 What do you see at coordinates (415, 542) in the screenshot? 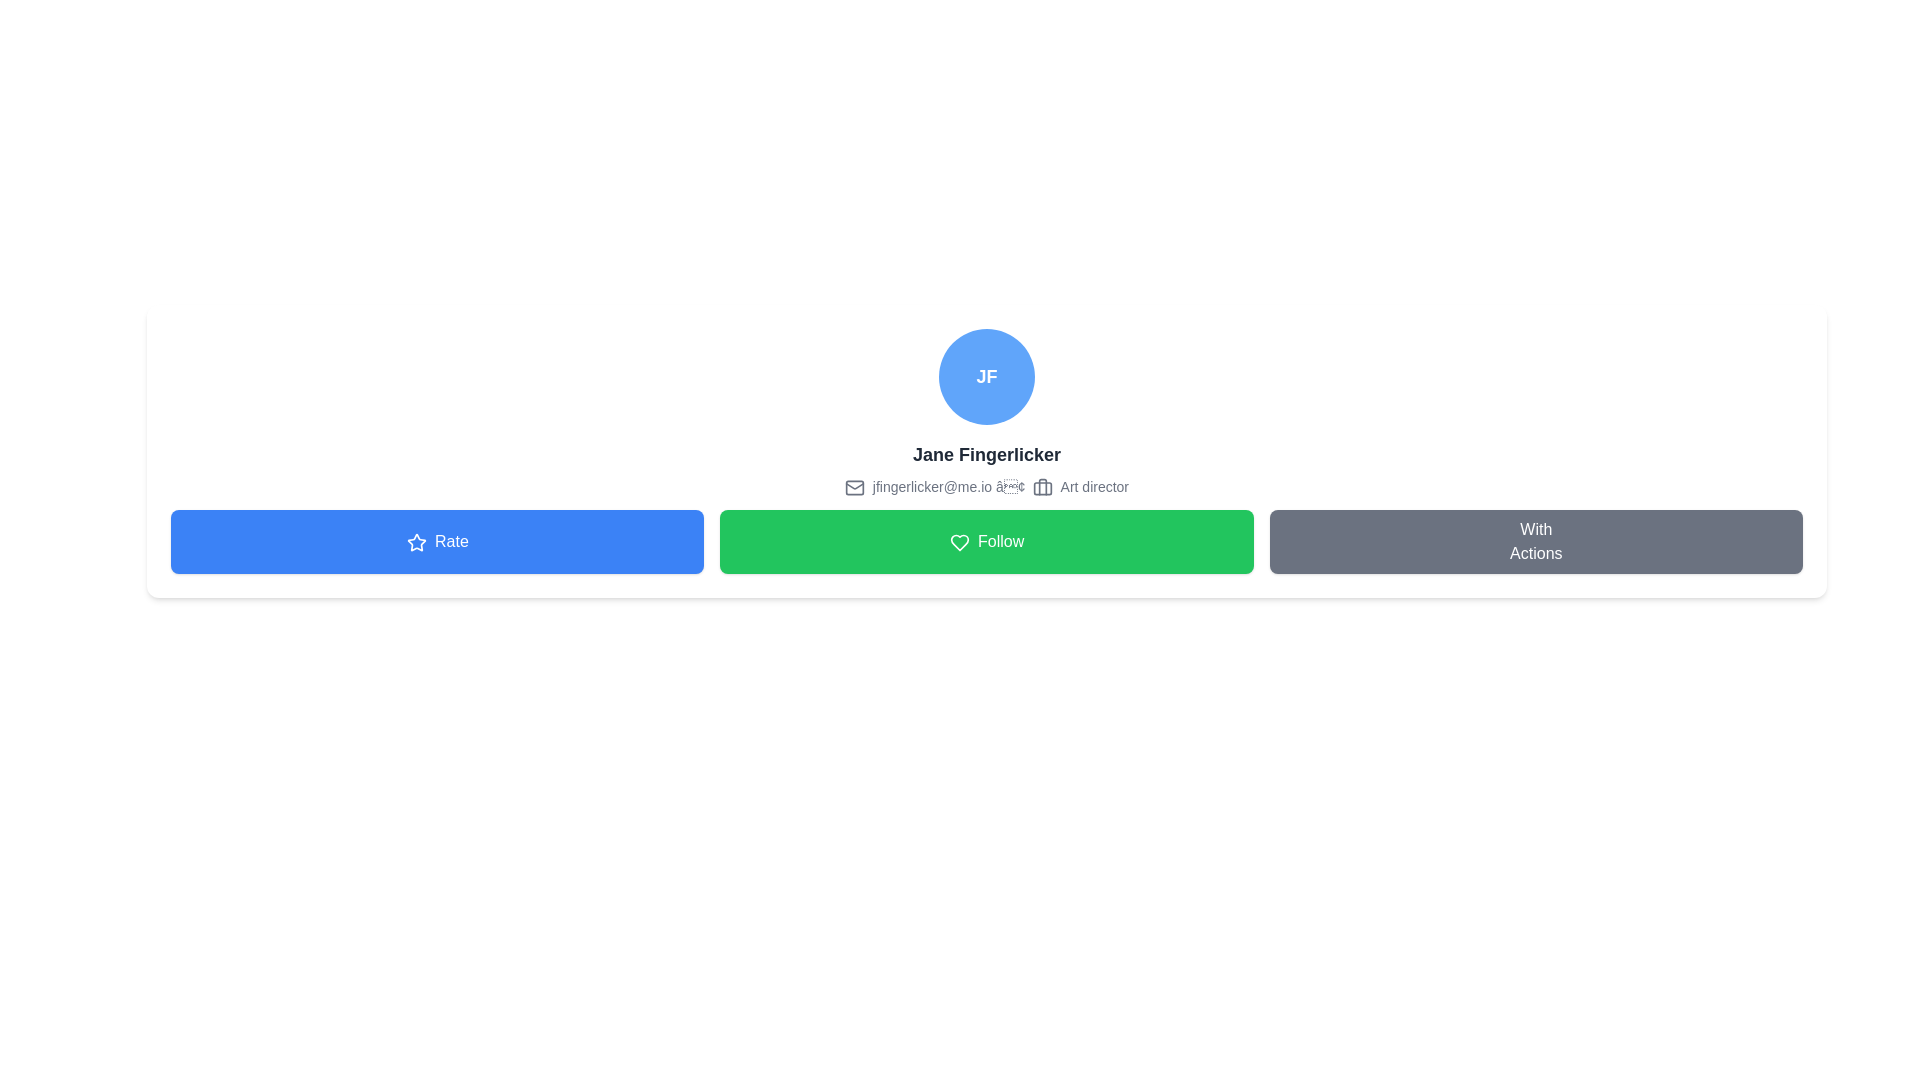
I see `the blue star decorative icon located within the 'Rate' button, which is visually distinct and part of the icon group` at bounding box center [415, 542].